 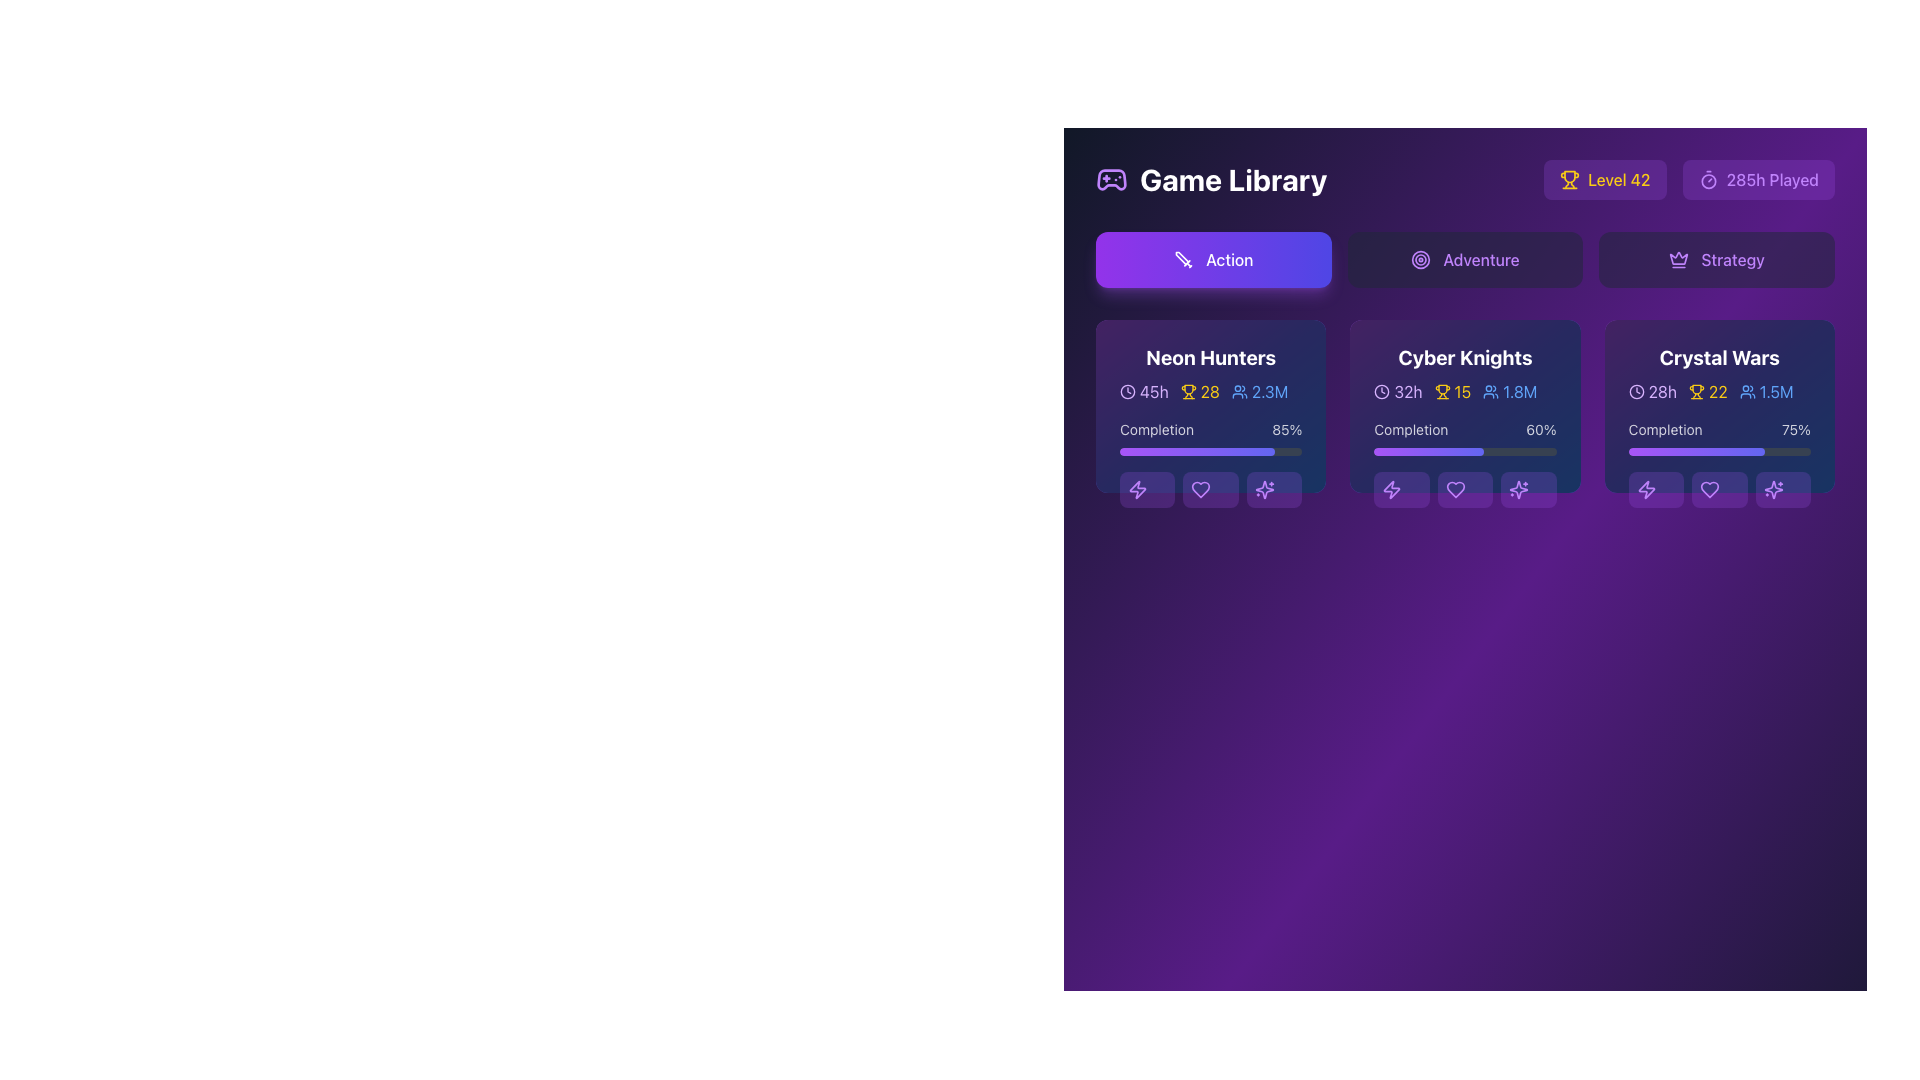 I want to click on the blue outline icon of two human figures adjacent to the numeric value '1.5M' within the 'Crystal Wars' game card, so click(x=1746, y=392).